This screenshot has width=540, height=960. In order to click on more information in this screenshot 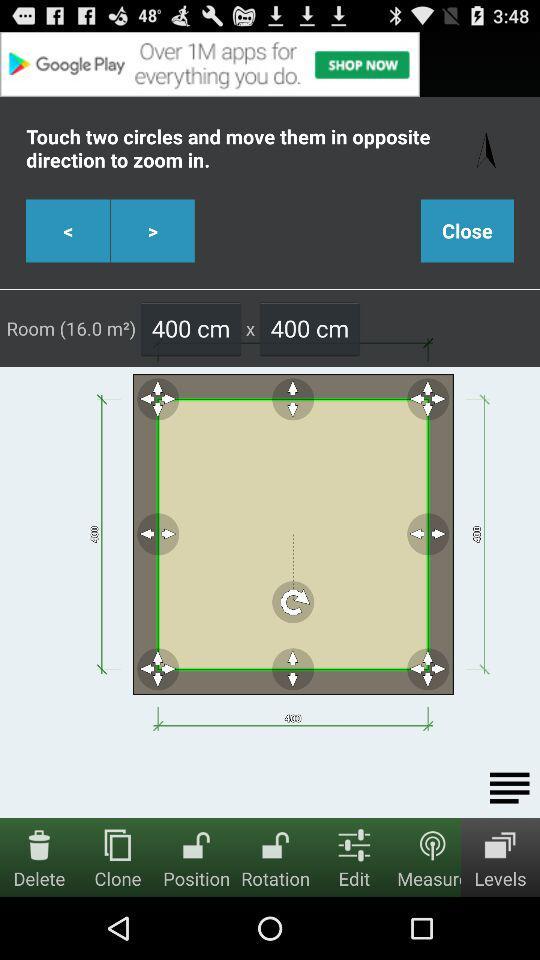, I will do `click(509, 788)`.